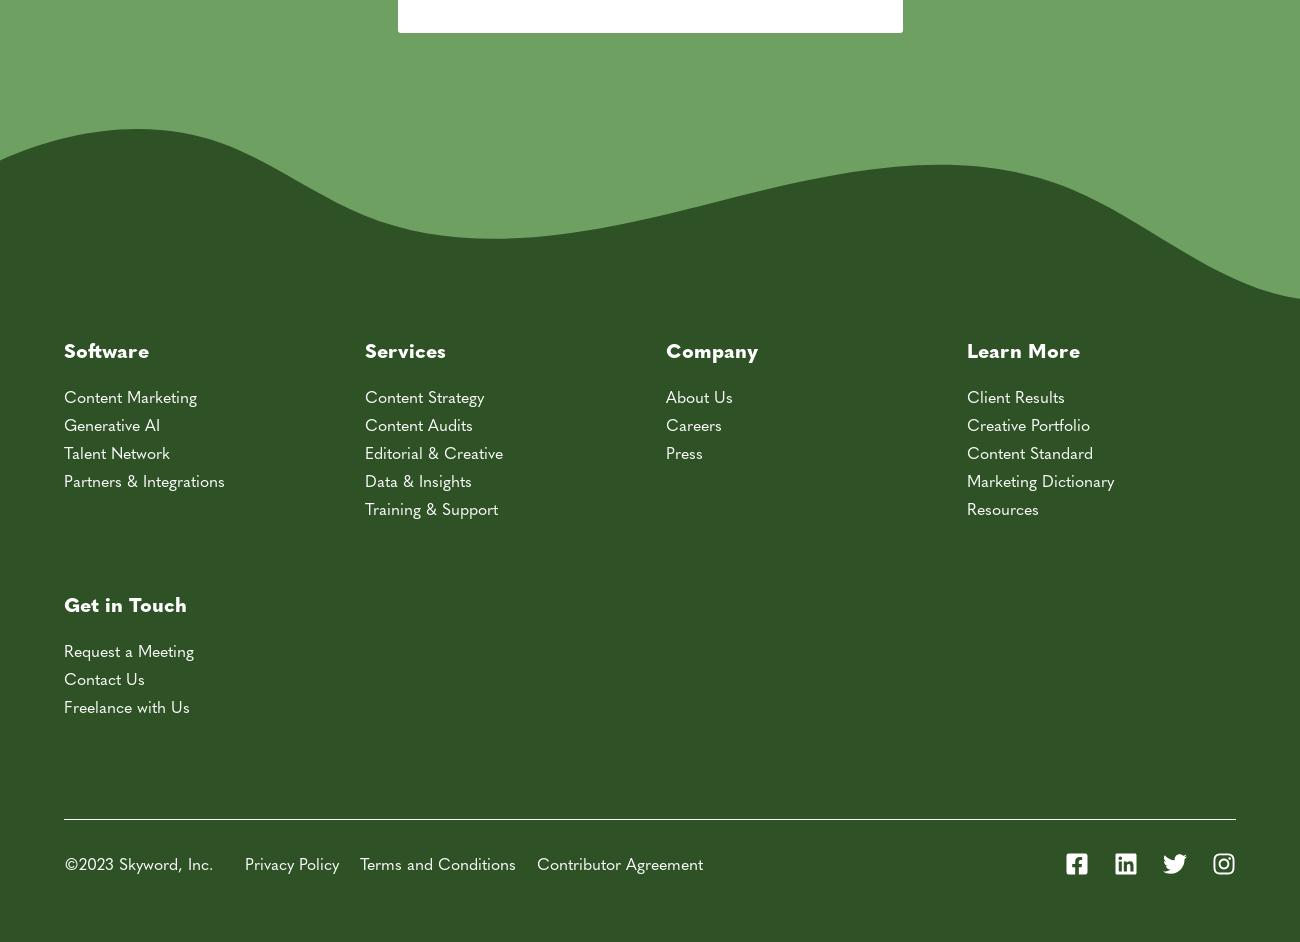 This screenshot has width=1300, height=942. I want to click on 'Training & Support', so click(364, 507).